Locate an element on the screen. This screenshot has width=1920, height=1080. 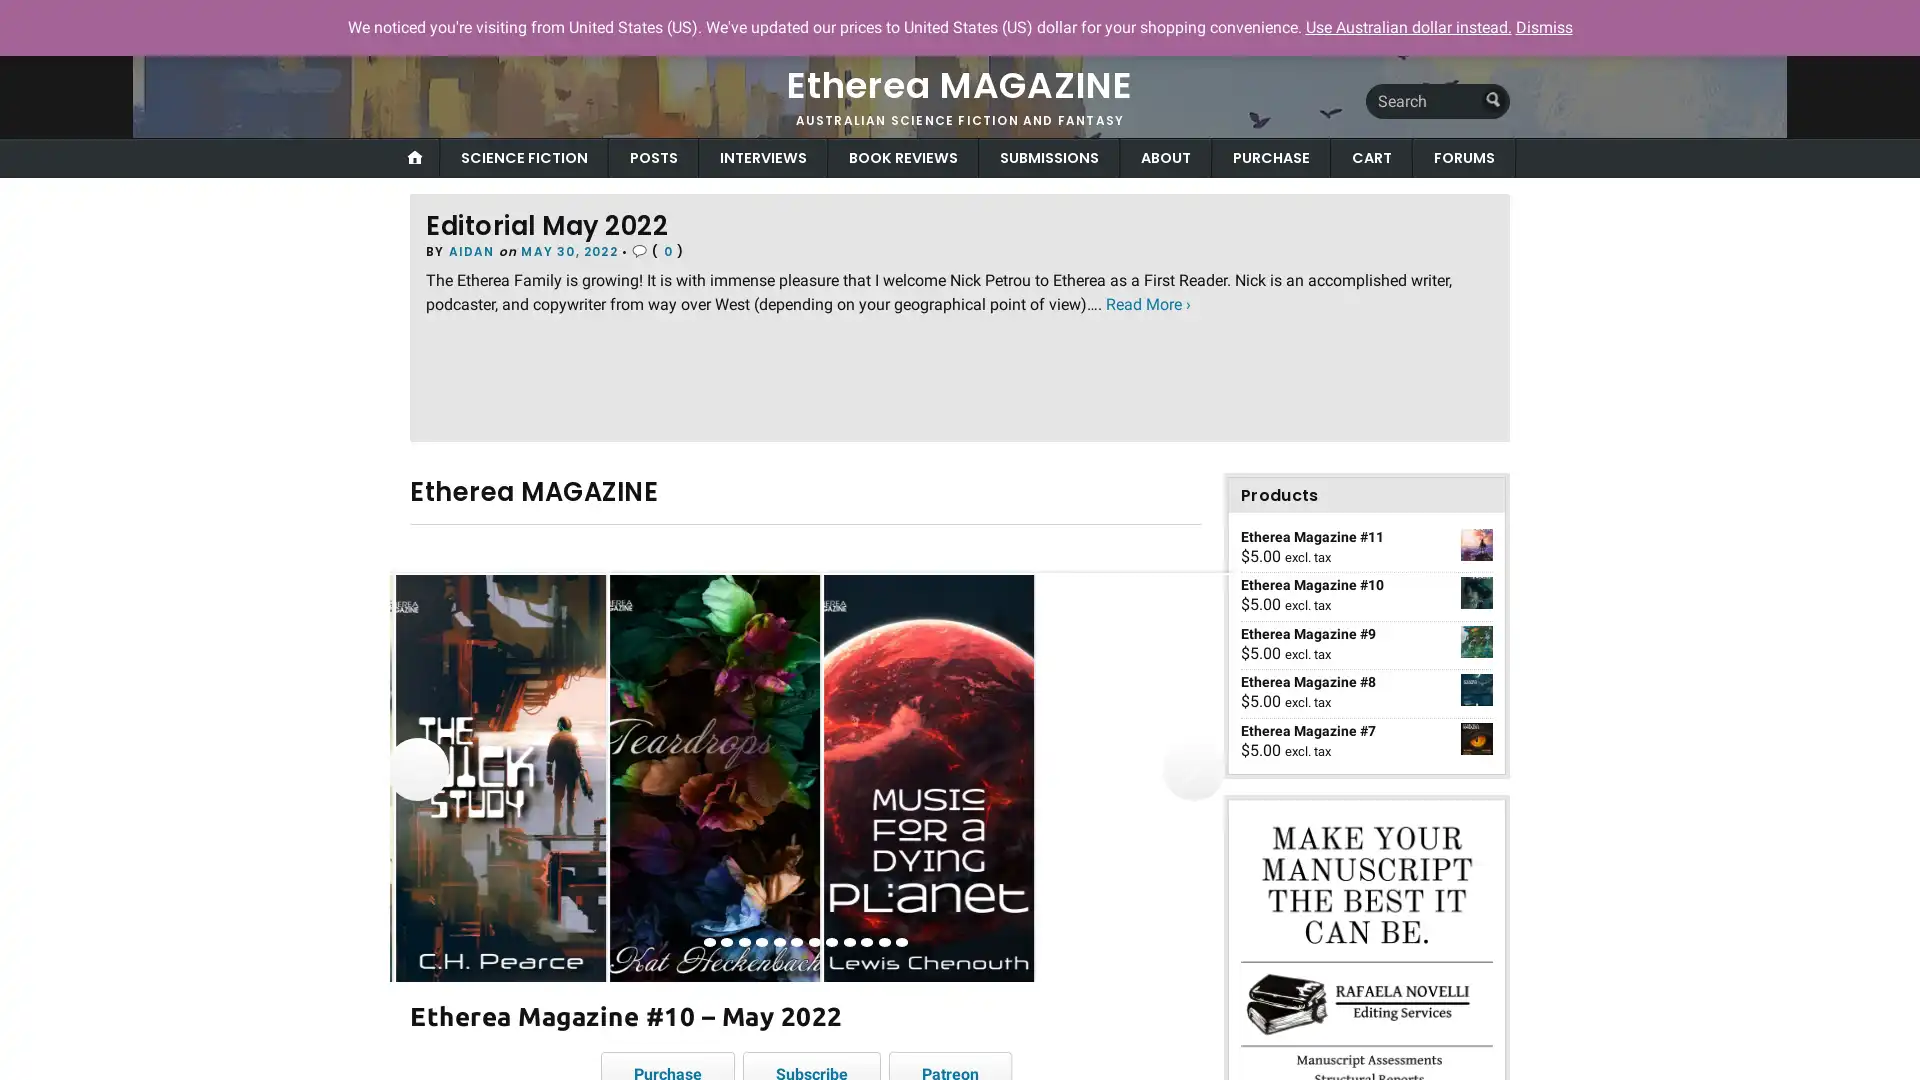
view image 8 of 12 in carousel is located at coordinates (831, 941).